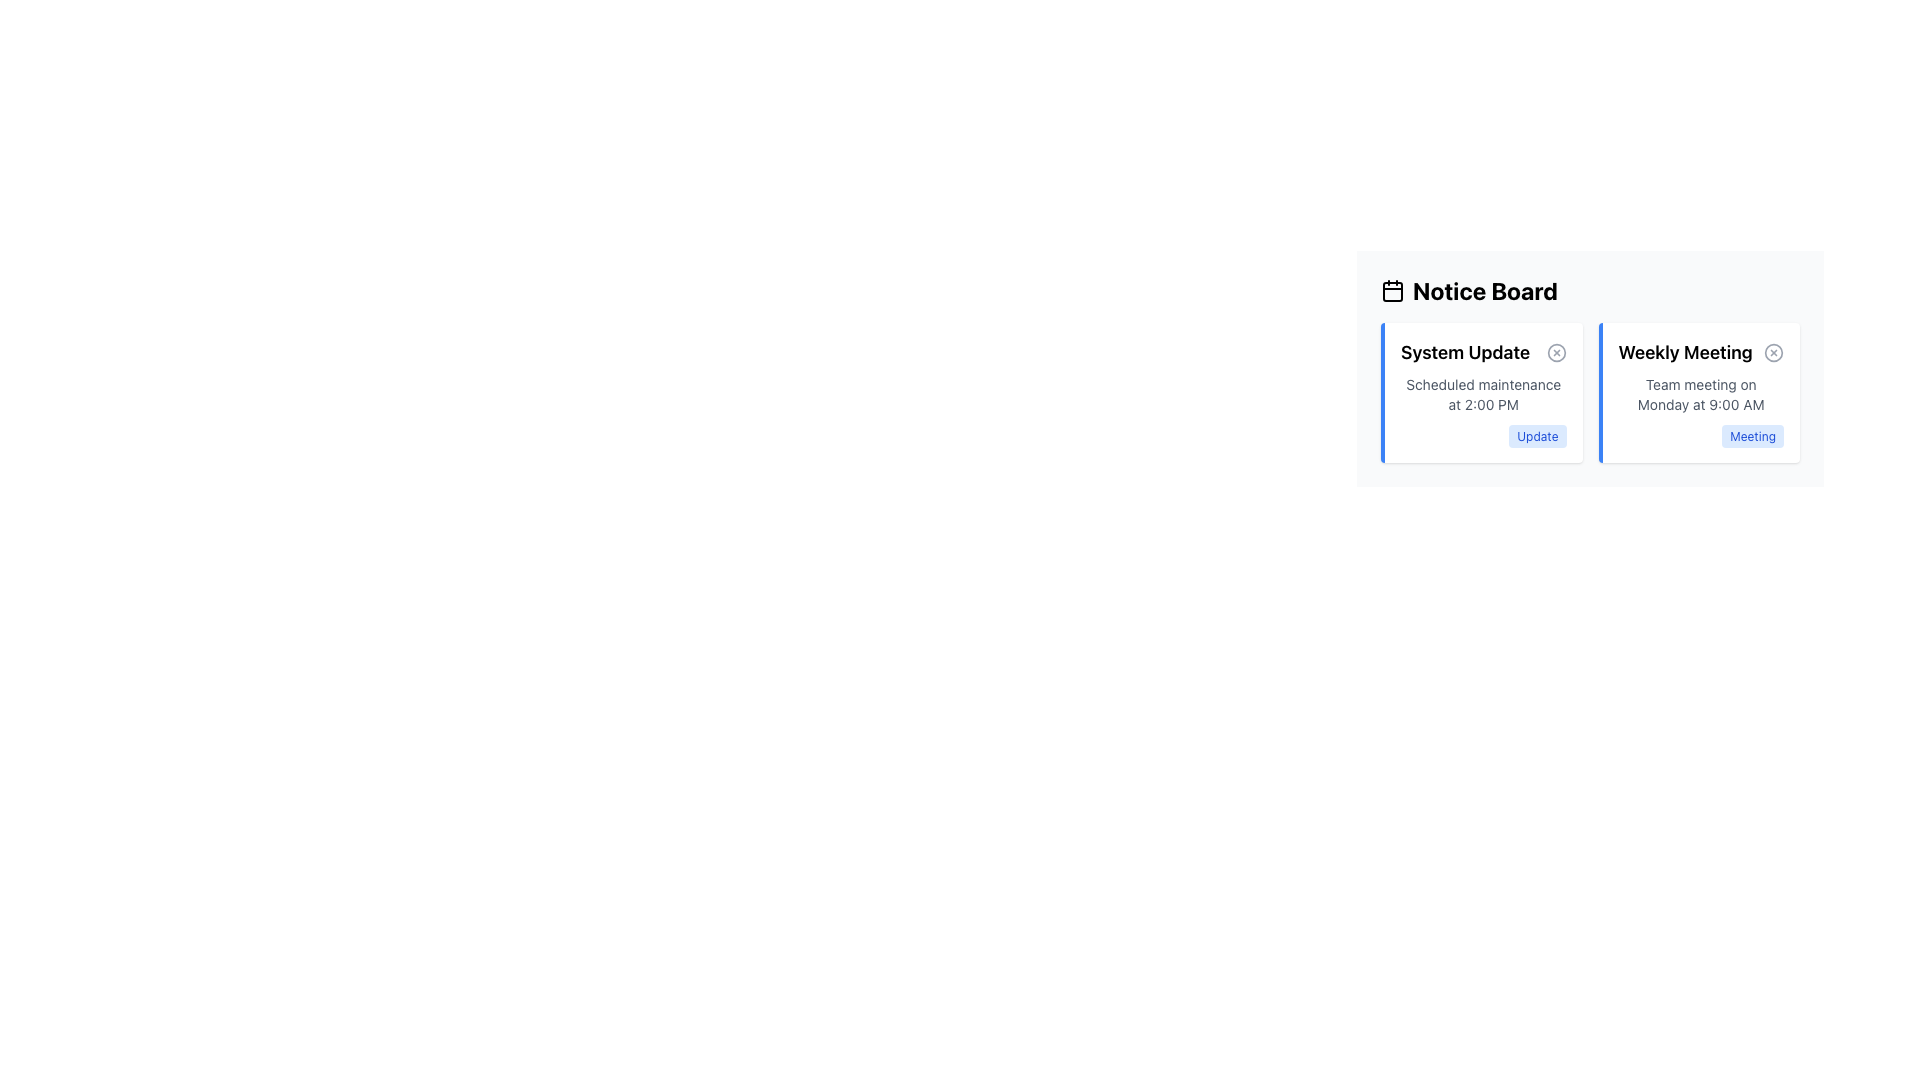 This screenshot has width=1920, height=1080. Describe the element at coordinates (1774, 352) in the screenshot. I see `the delete icon located to the right of the 'Weekly Meeting' text` at that location.